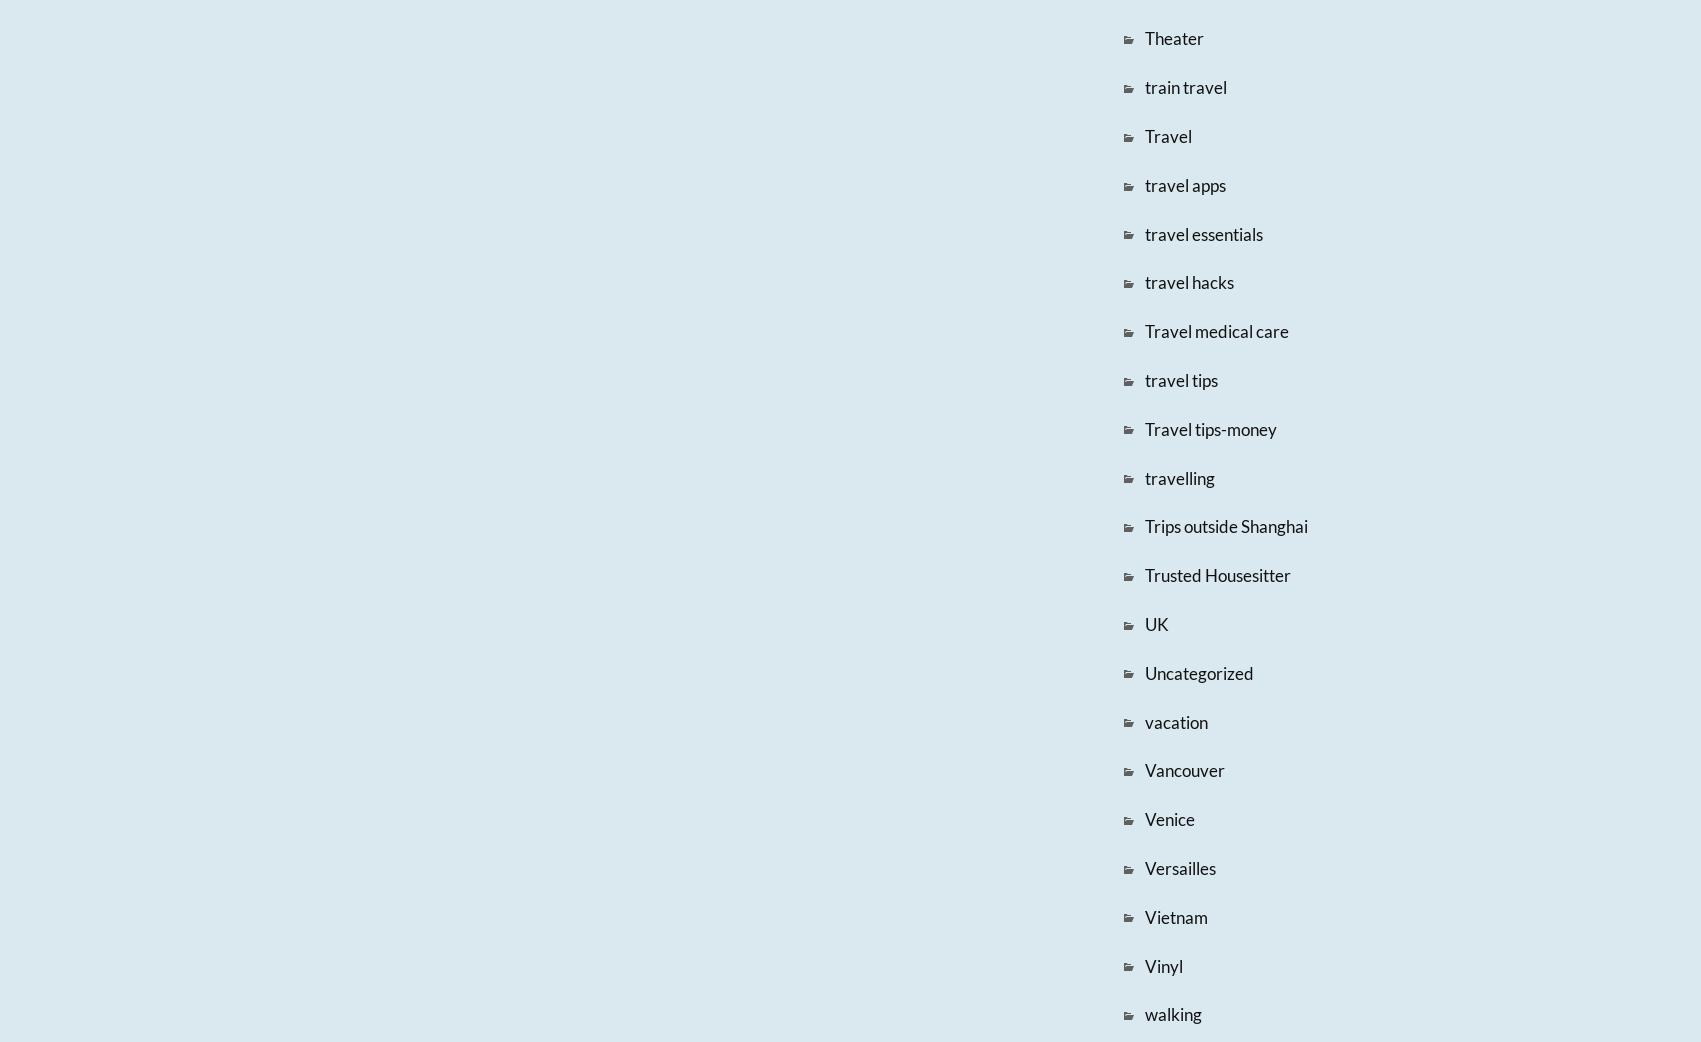  What do you see at coordinates (1208, 427) in the screenshot?
I see `'Travel tips-money'` at bounding box center [1208, 427].